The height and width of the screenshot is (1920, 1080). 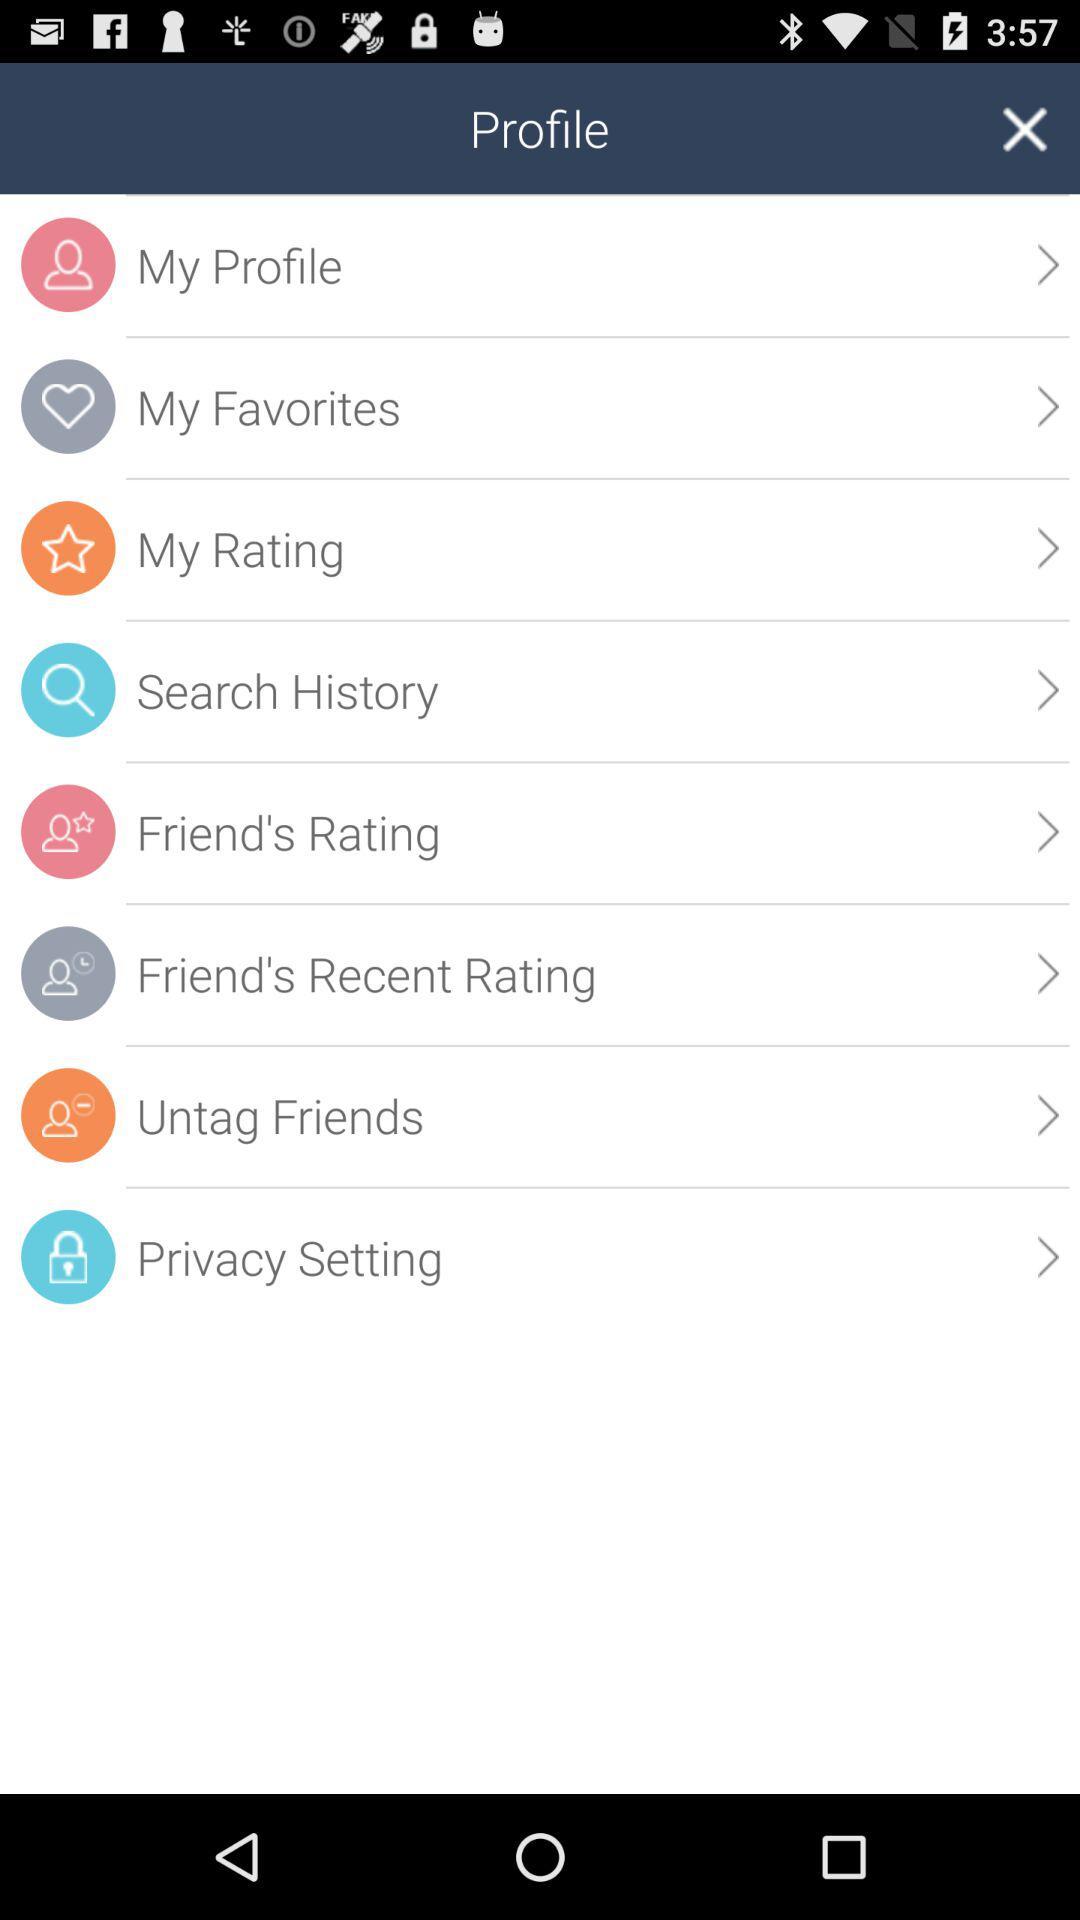 What do you see at coordinates (596, 264) in the screenshot?
I see `the app above the my favorites` at bounding box center [596, 264].